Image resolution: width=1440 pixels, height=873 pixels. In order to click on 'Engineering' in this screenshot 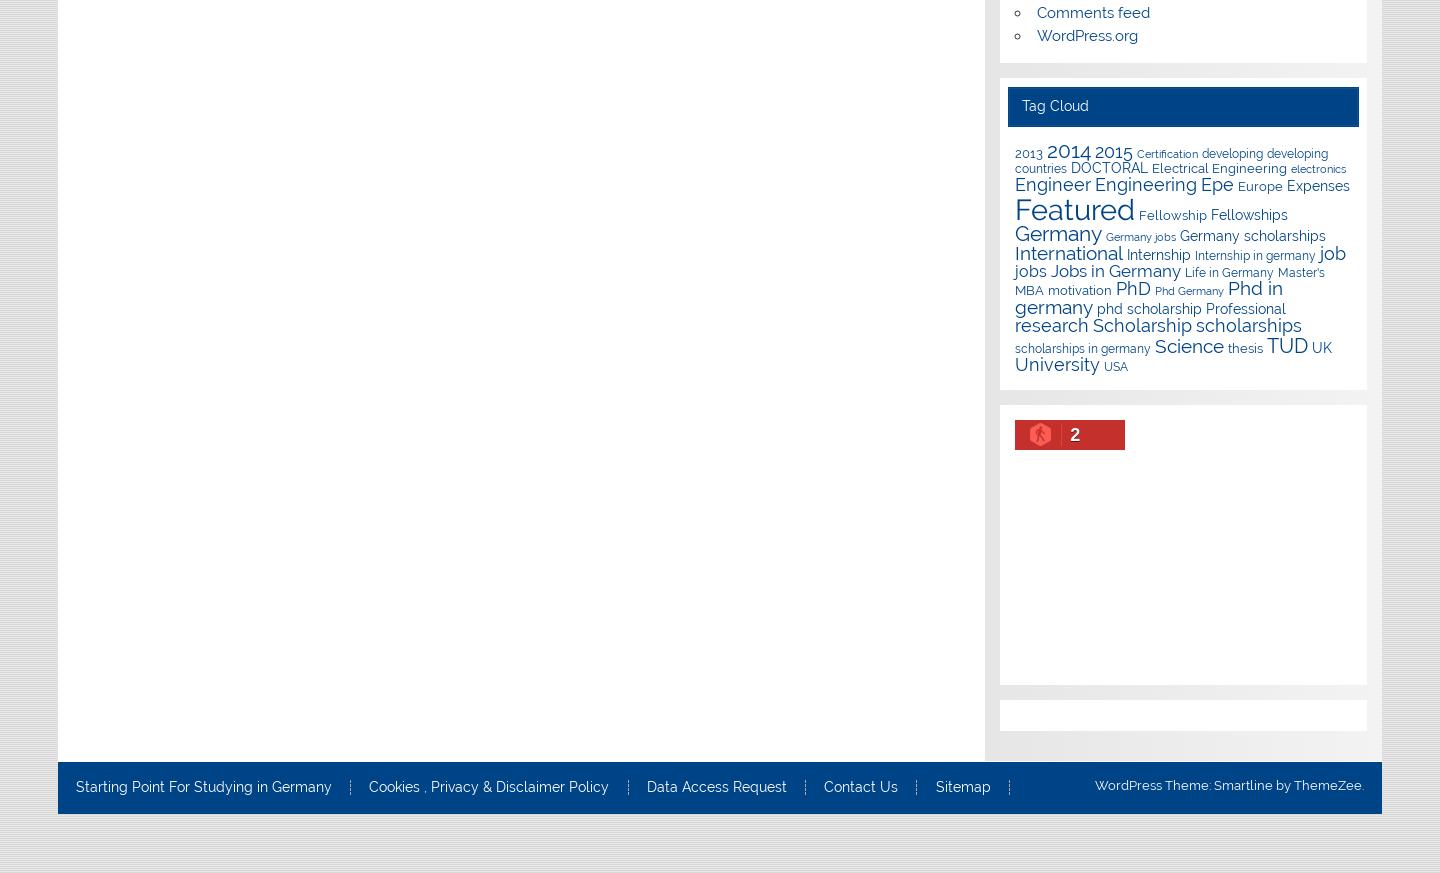, I will do `click(1145, 183)`.